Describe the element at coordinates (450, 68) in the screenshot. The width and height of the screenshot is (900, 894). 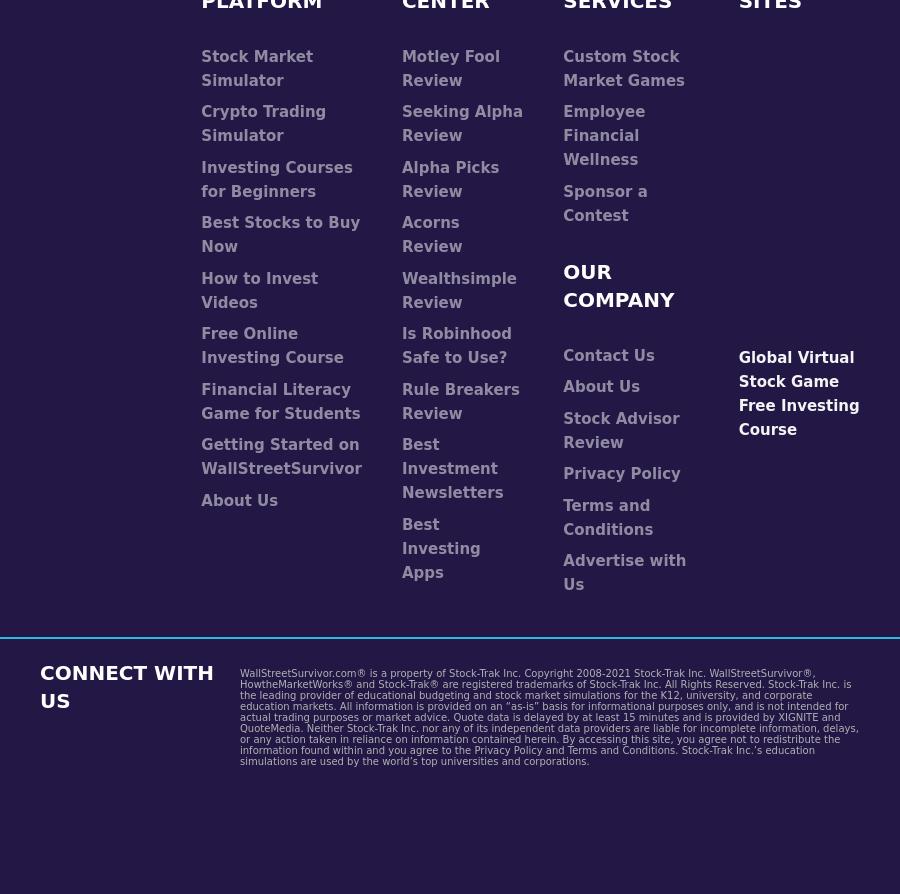
I see `'Motley Fool Review'` at that location.